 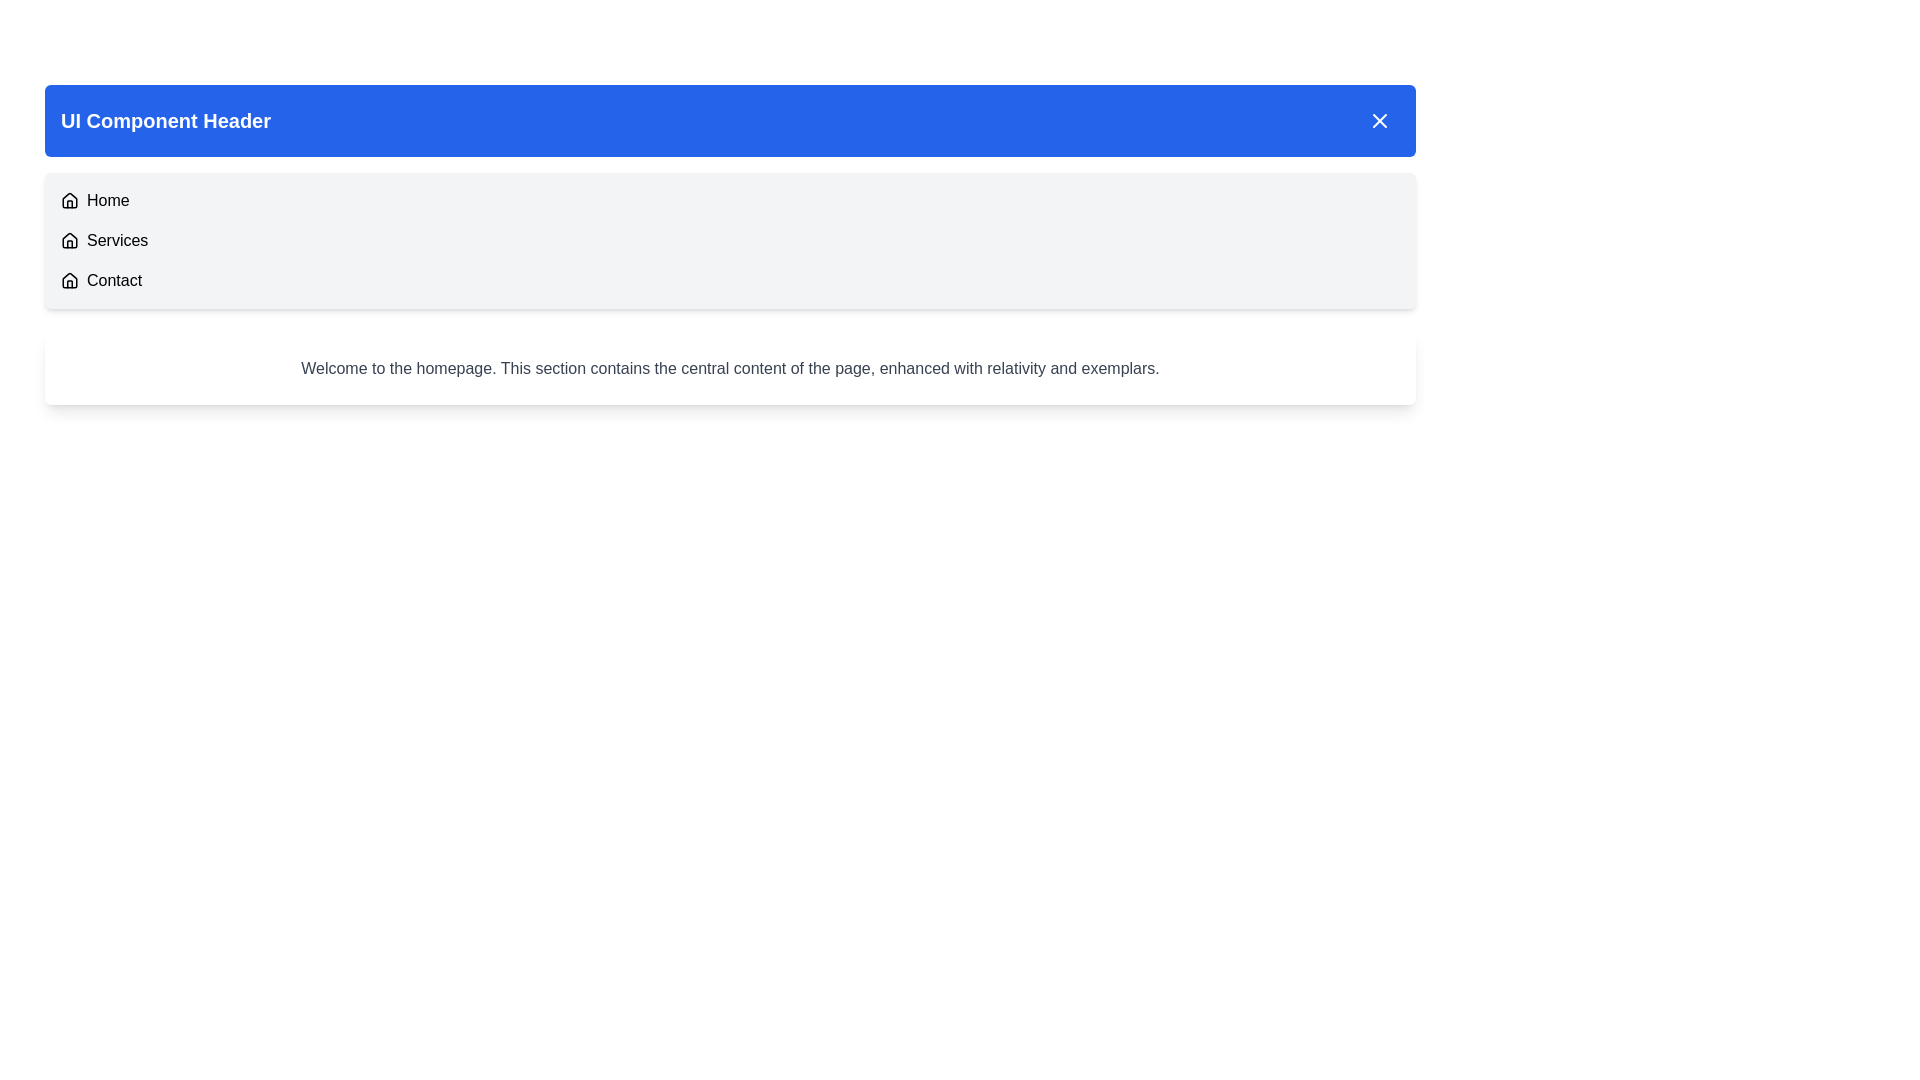 What do you see at coordinates (70, 200) in the screenshot?
I see `the outer shell of the home icon, which is part of the first listed navigation item immediately to the left of the 'Home' text` at bounding box center [70, 200].